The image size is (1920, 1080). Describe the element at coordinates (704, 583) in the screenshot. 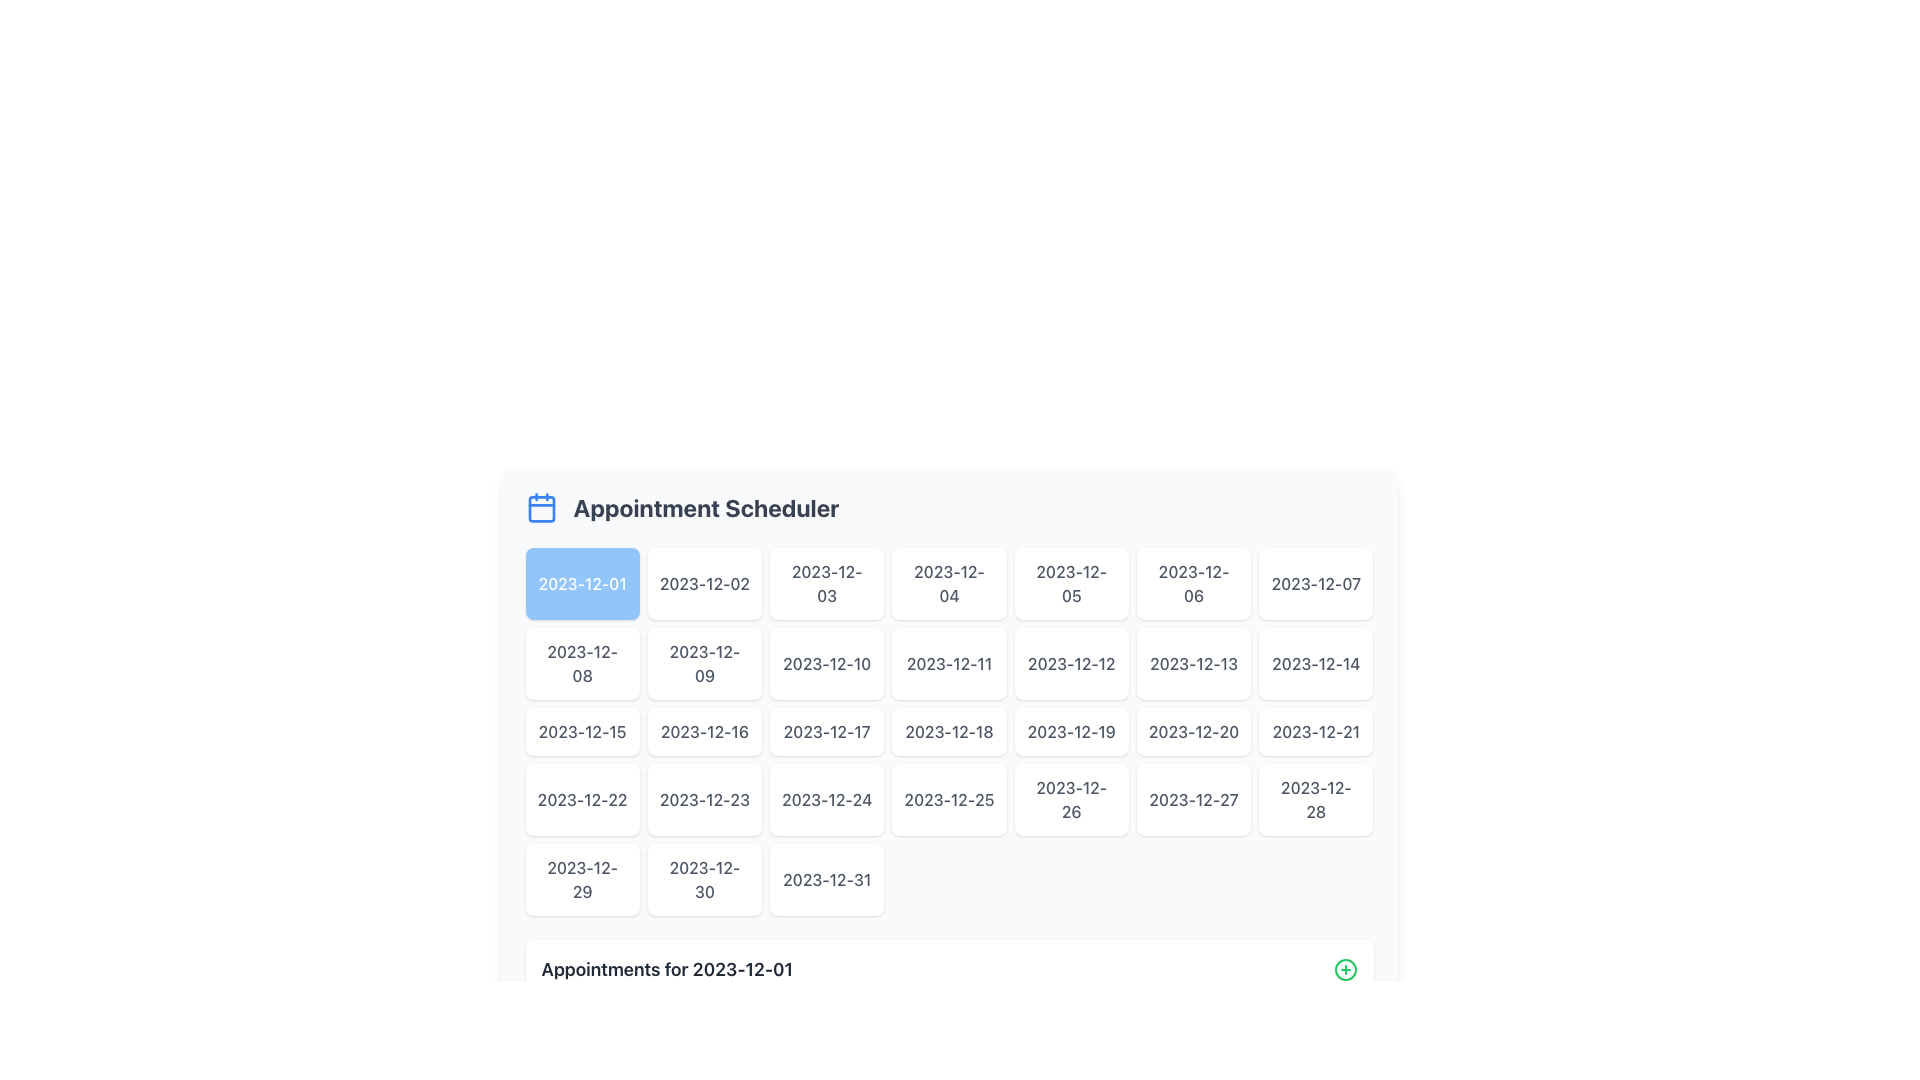

I see `the button labeled '2023-12-02' in the Appointment Scheduler section` at that location.